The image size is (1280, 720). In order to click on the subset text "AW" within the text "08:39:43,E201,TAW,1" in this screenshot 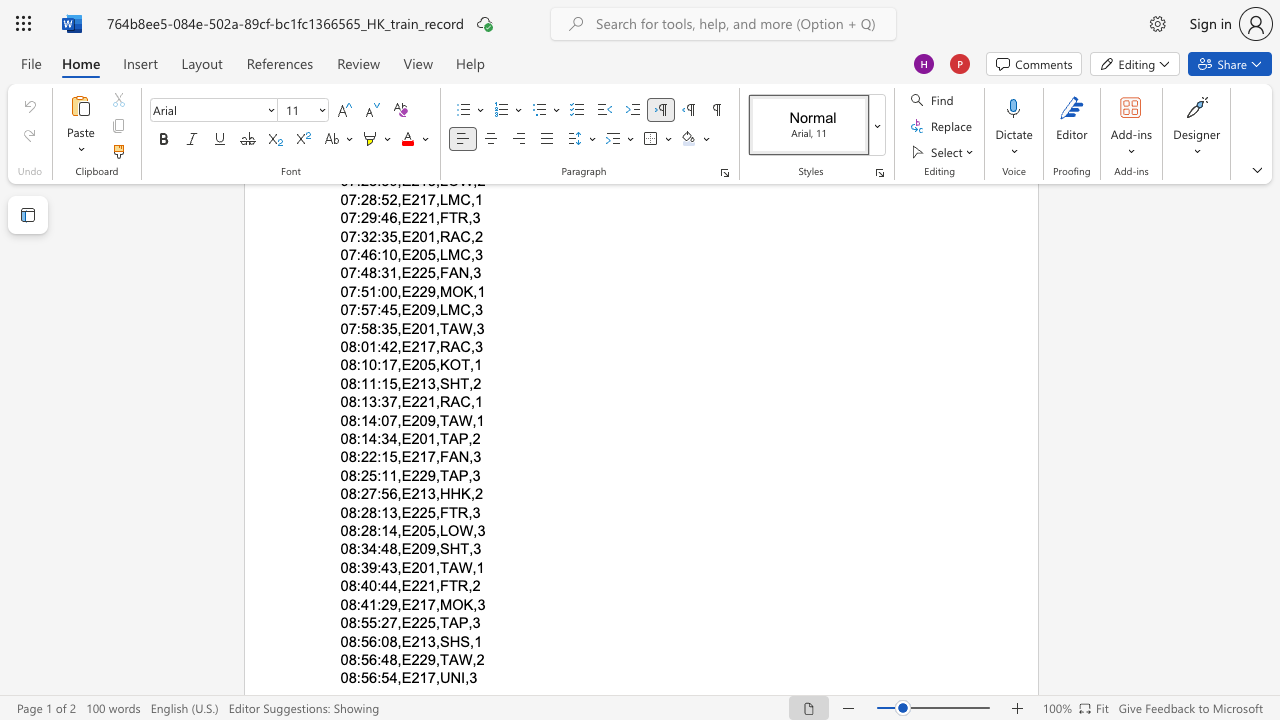, I will do `click(447, 567)`.